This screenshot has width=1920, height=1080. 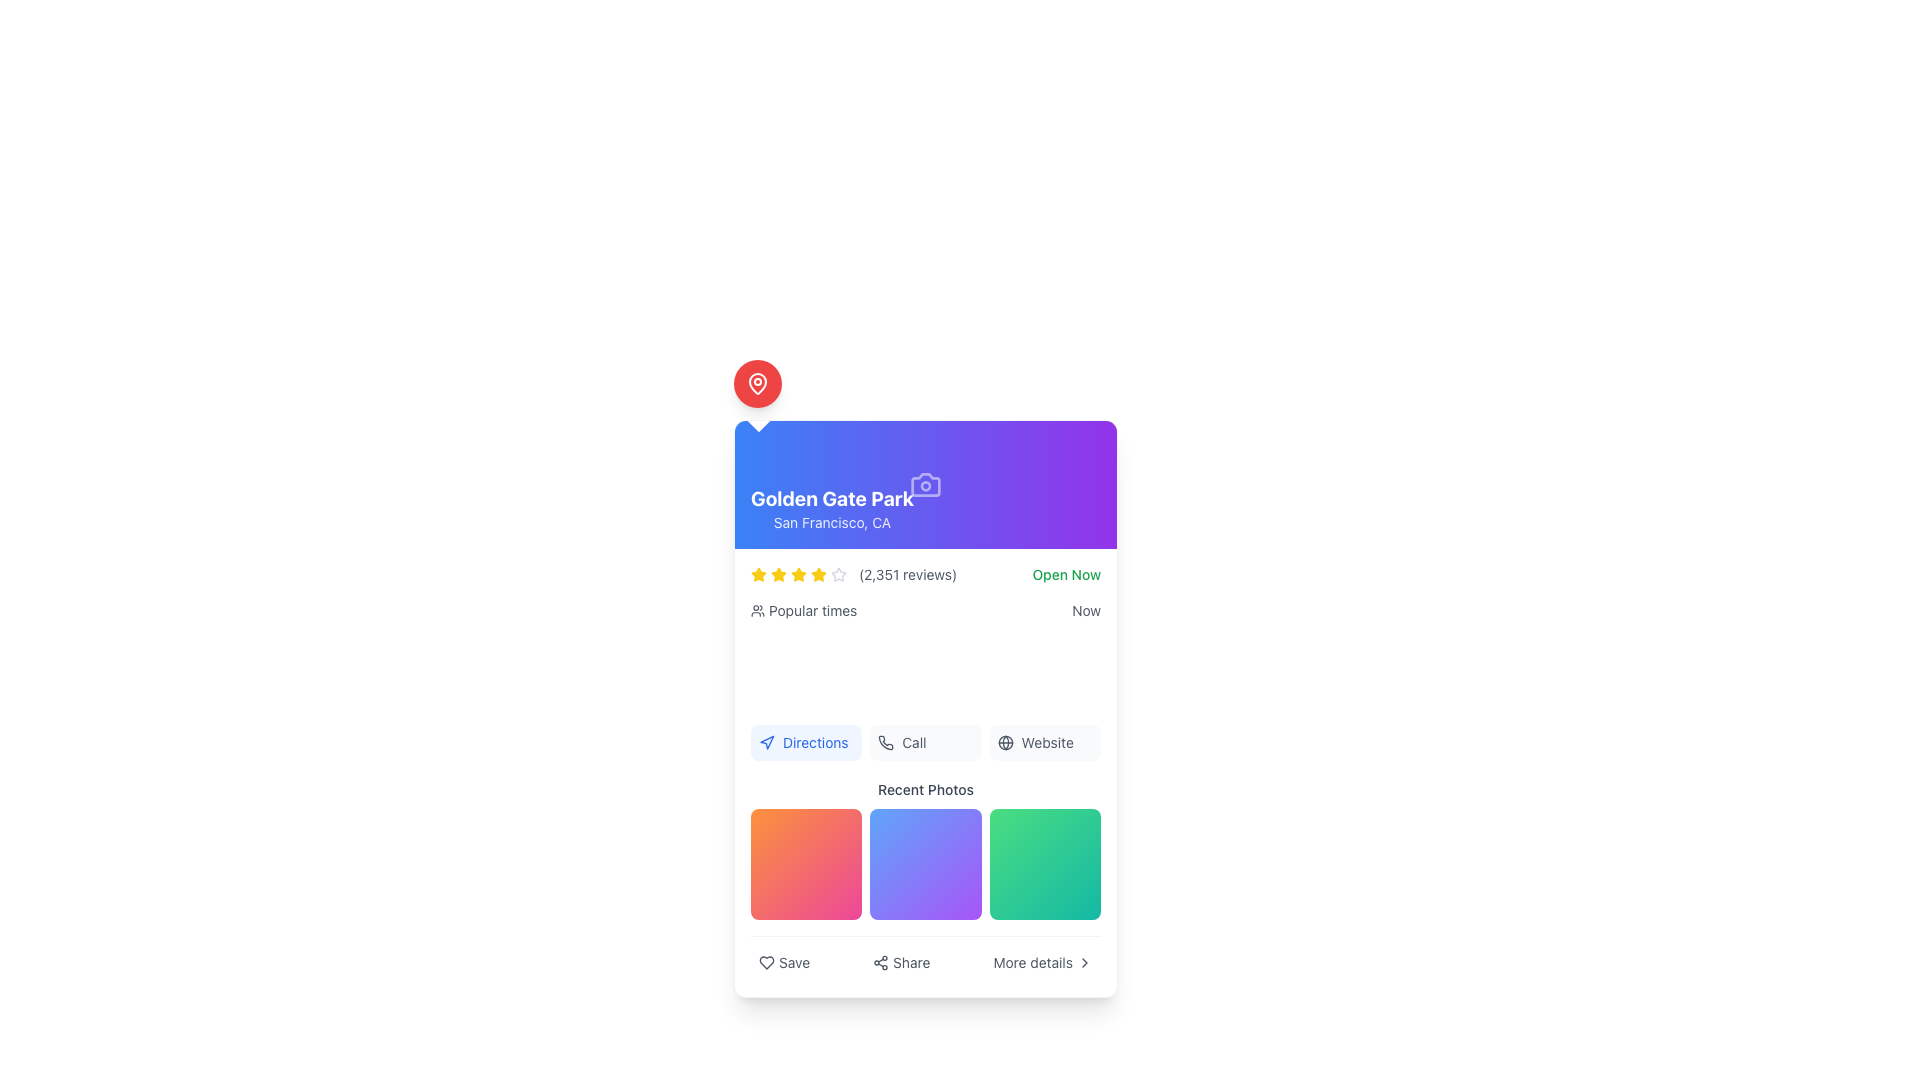 I want to click on the 'people' icon representing 'Popular times', located to the left of the text 'Popular times' in the middle section of the interface, so click(x=757, y=609).